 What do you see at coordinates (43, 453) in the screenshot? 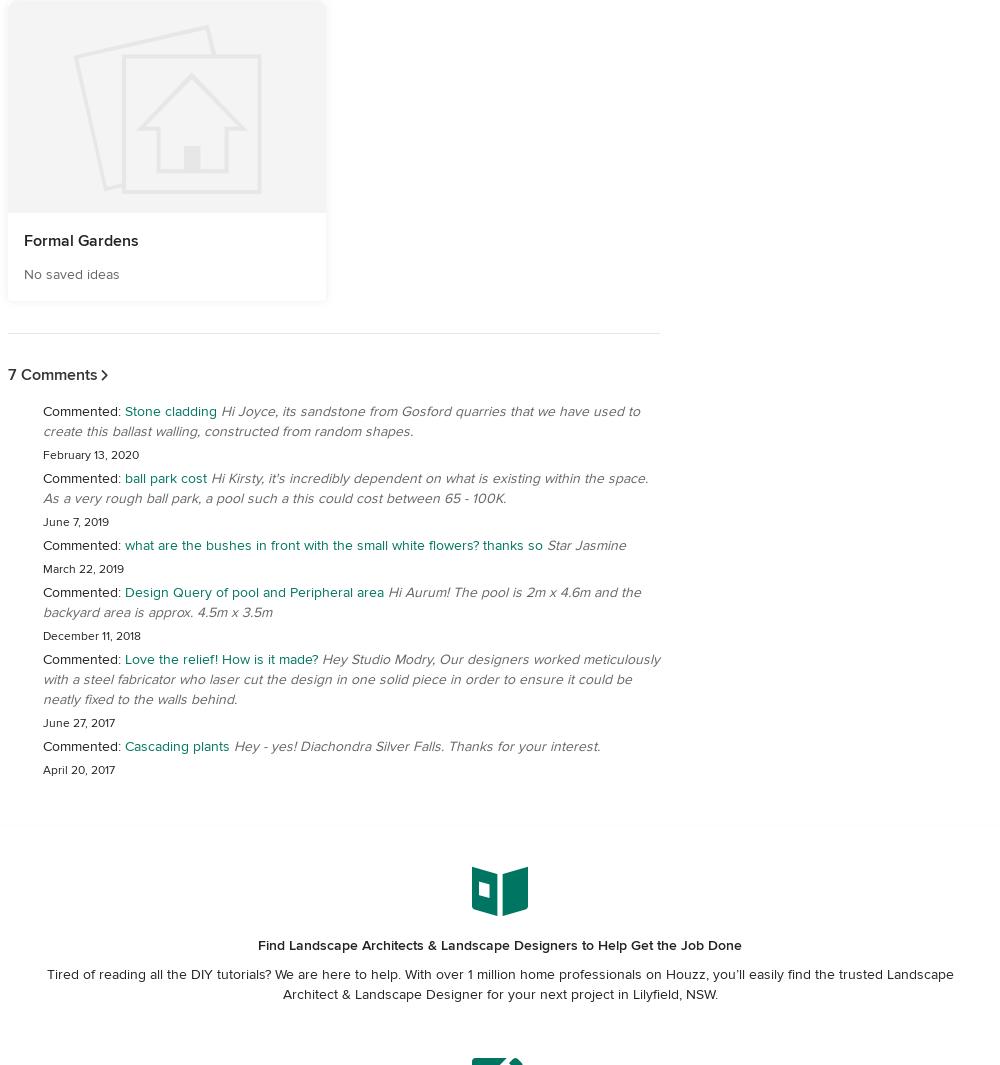
I see `'February 13, 2020'` at bounding box center [43, 453].